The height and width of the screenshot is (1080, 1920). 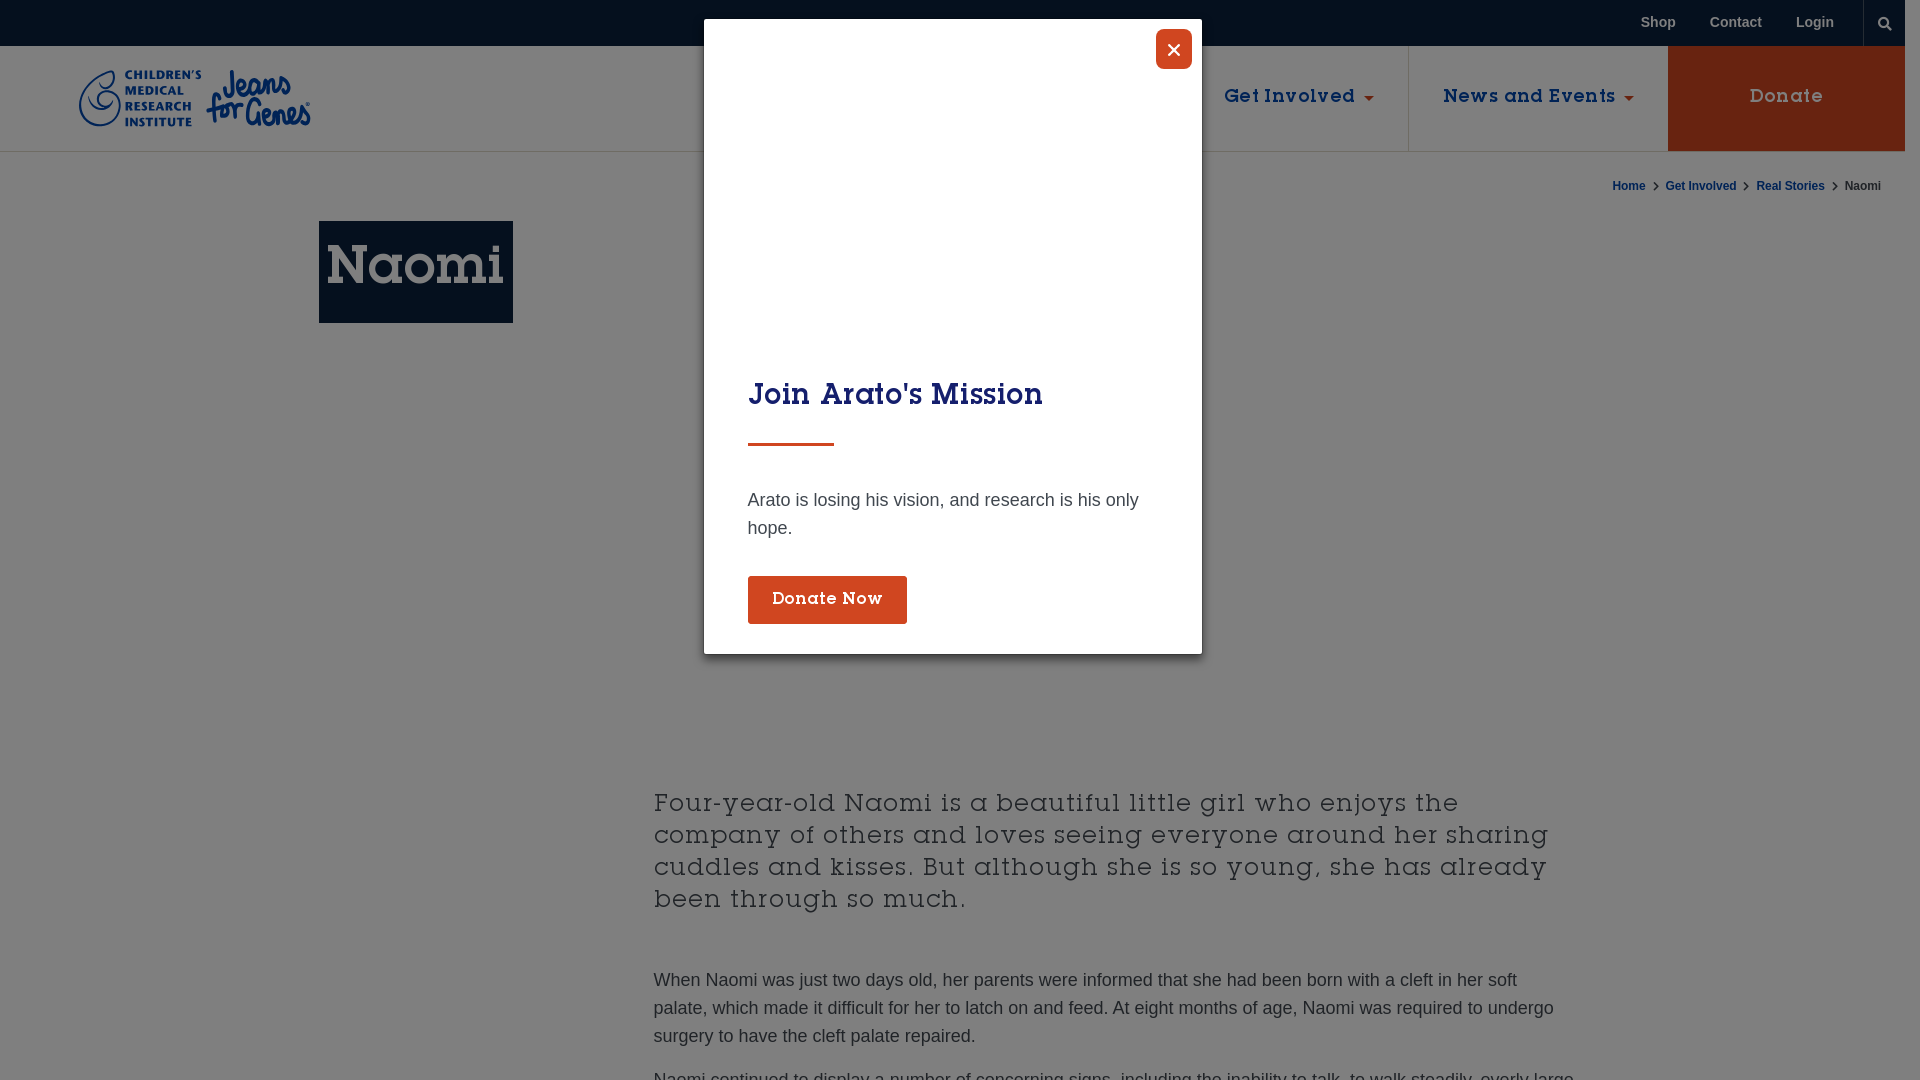 I want to click on 'Home', so click(x=1629, y=185).